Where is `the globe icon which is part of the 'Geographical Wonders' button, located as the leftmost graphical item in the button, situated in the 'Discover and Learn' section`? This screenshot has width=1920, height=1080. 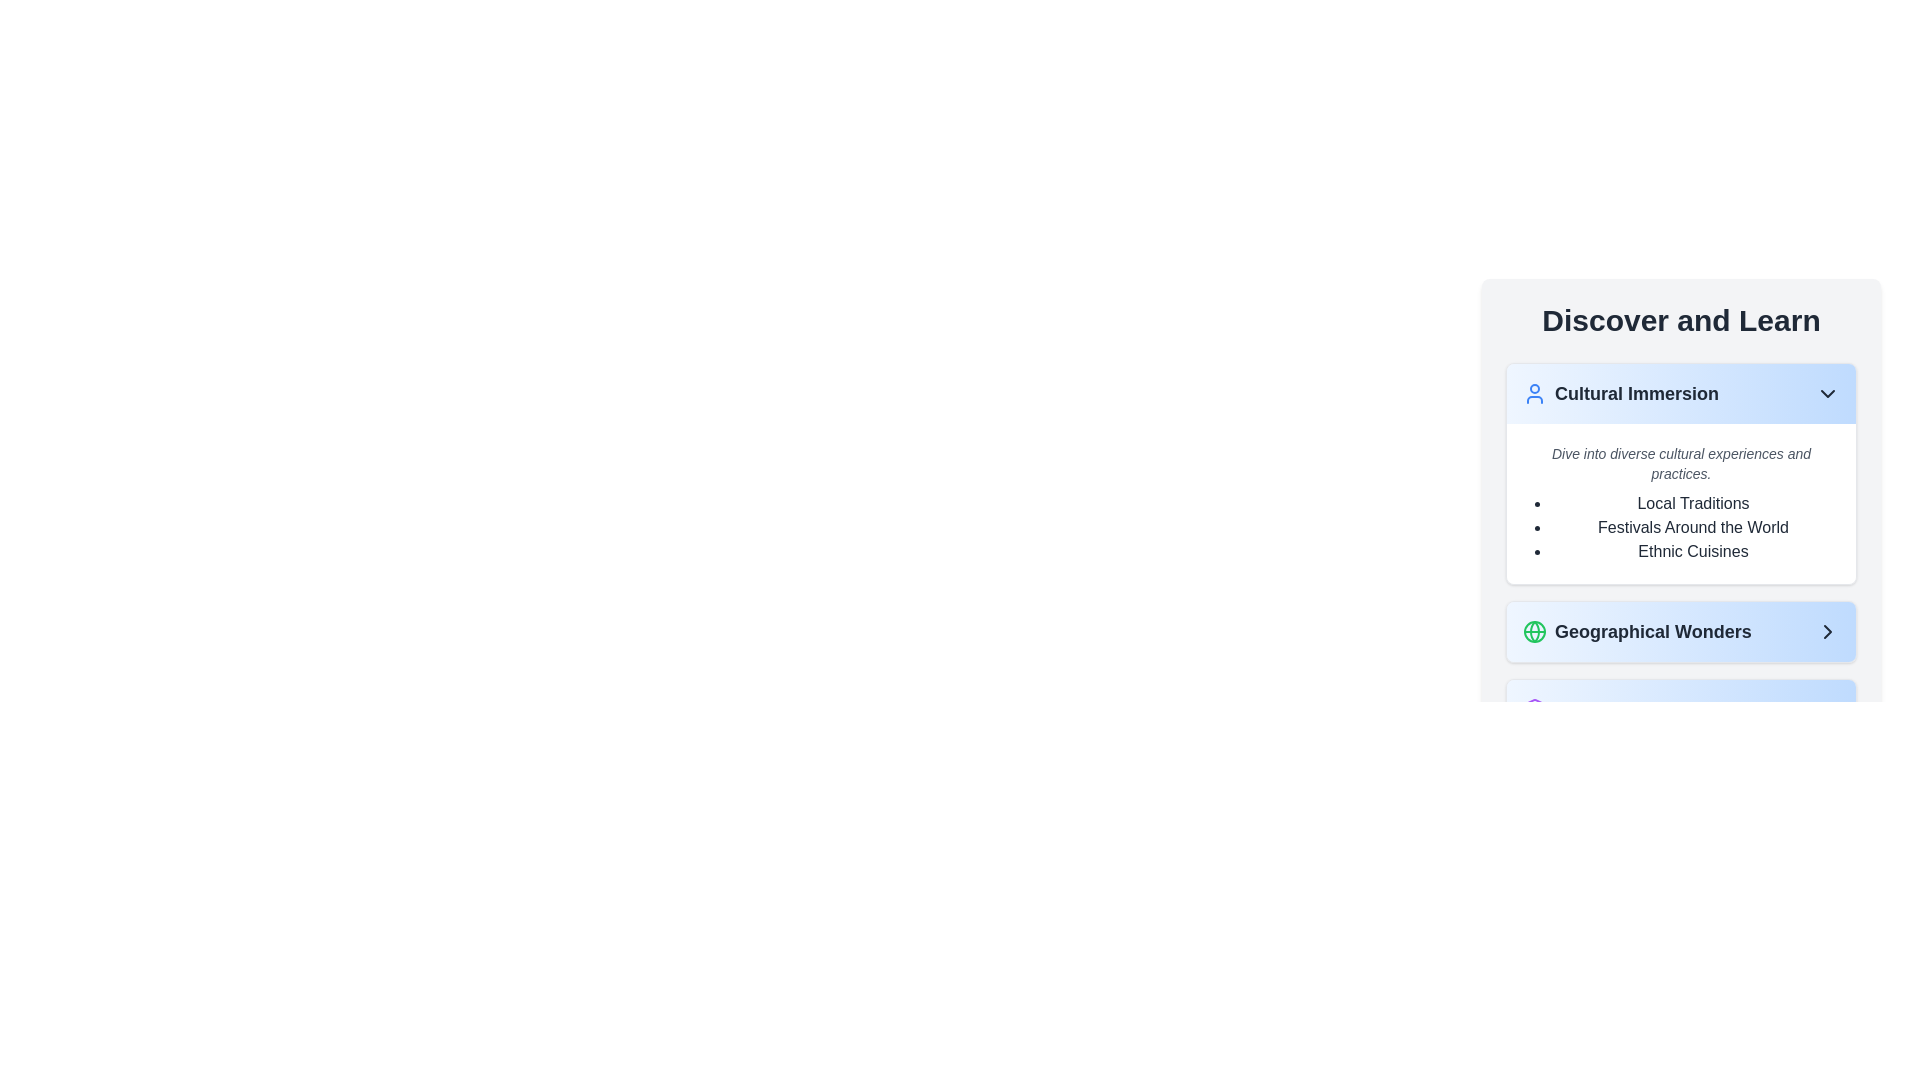 the globe icon which is part of the 'Geographical Wonders' button, located as the leftmost graphical item in the button, situated in the 'Discover and Learn' section is located at coordinates (1534, 632).